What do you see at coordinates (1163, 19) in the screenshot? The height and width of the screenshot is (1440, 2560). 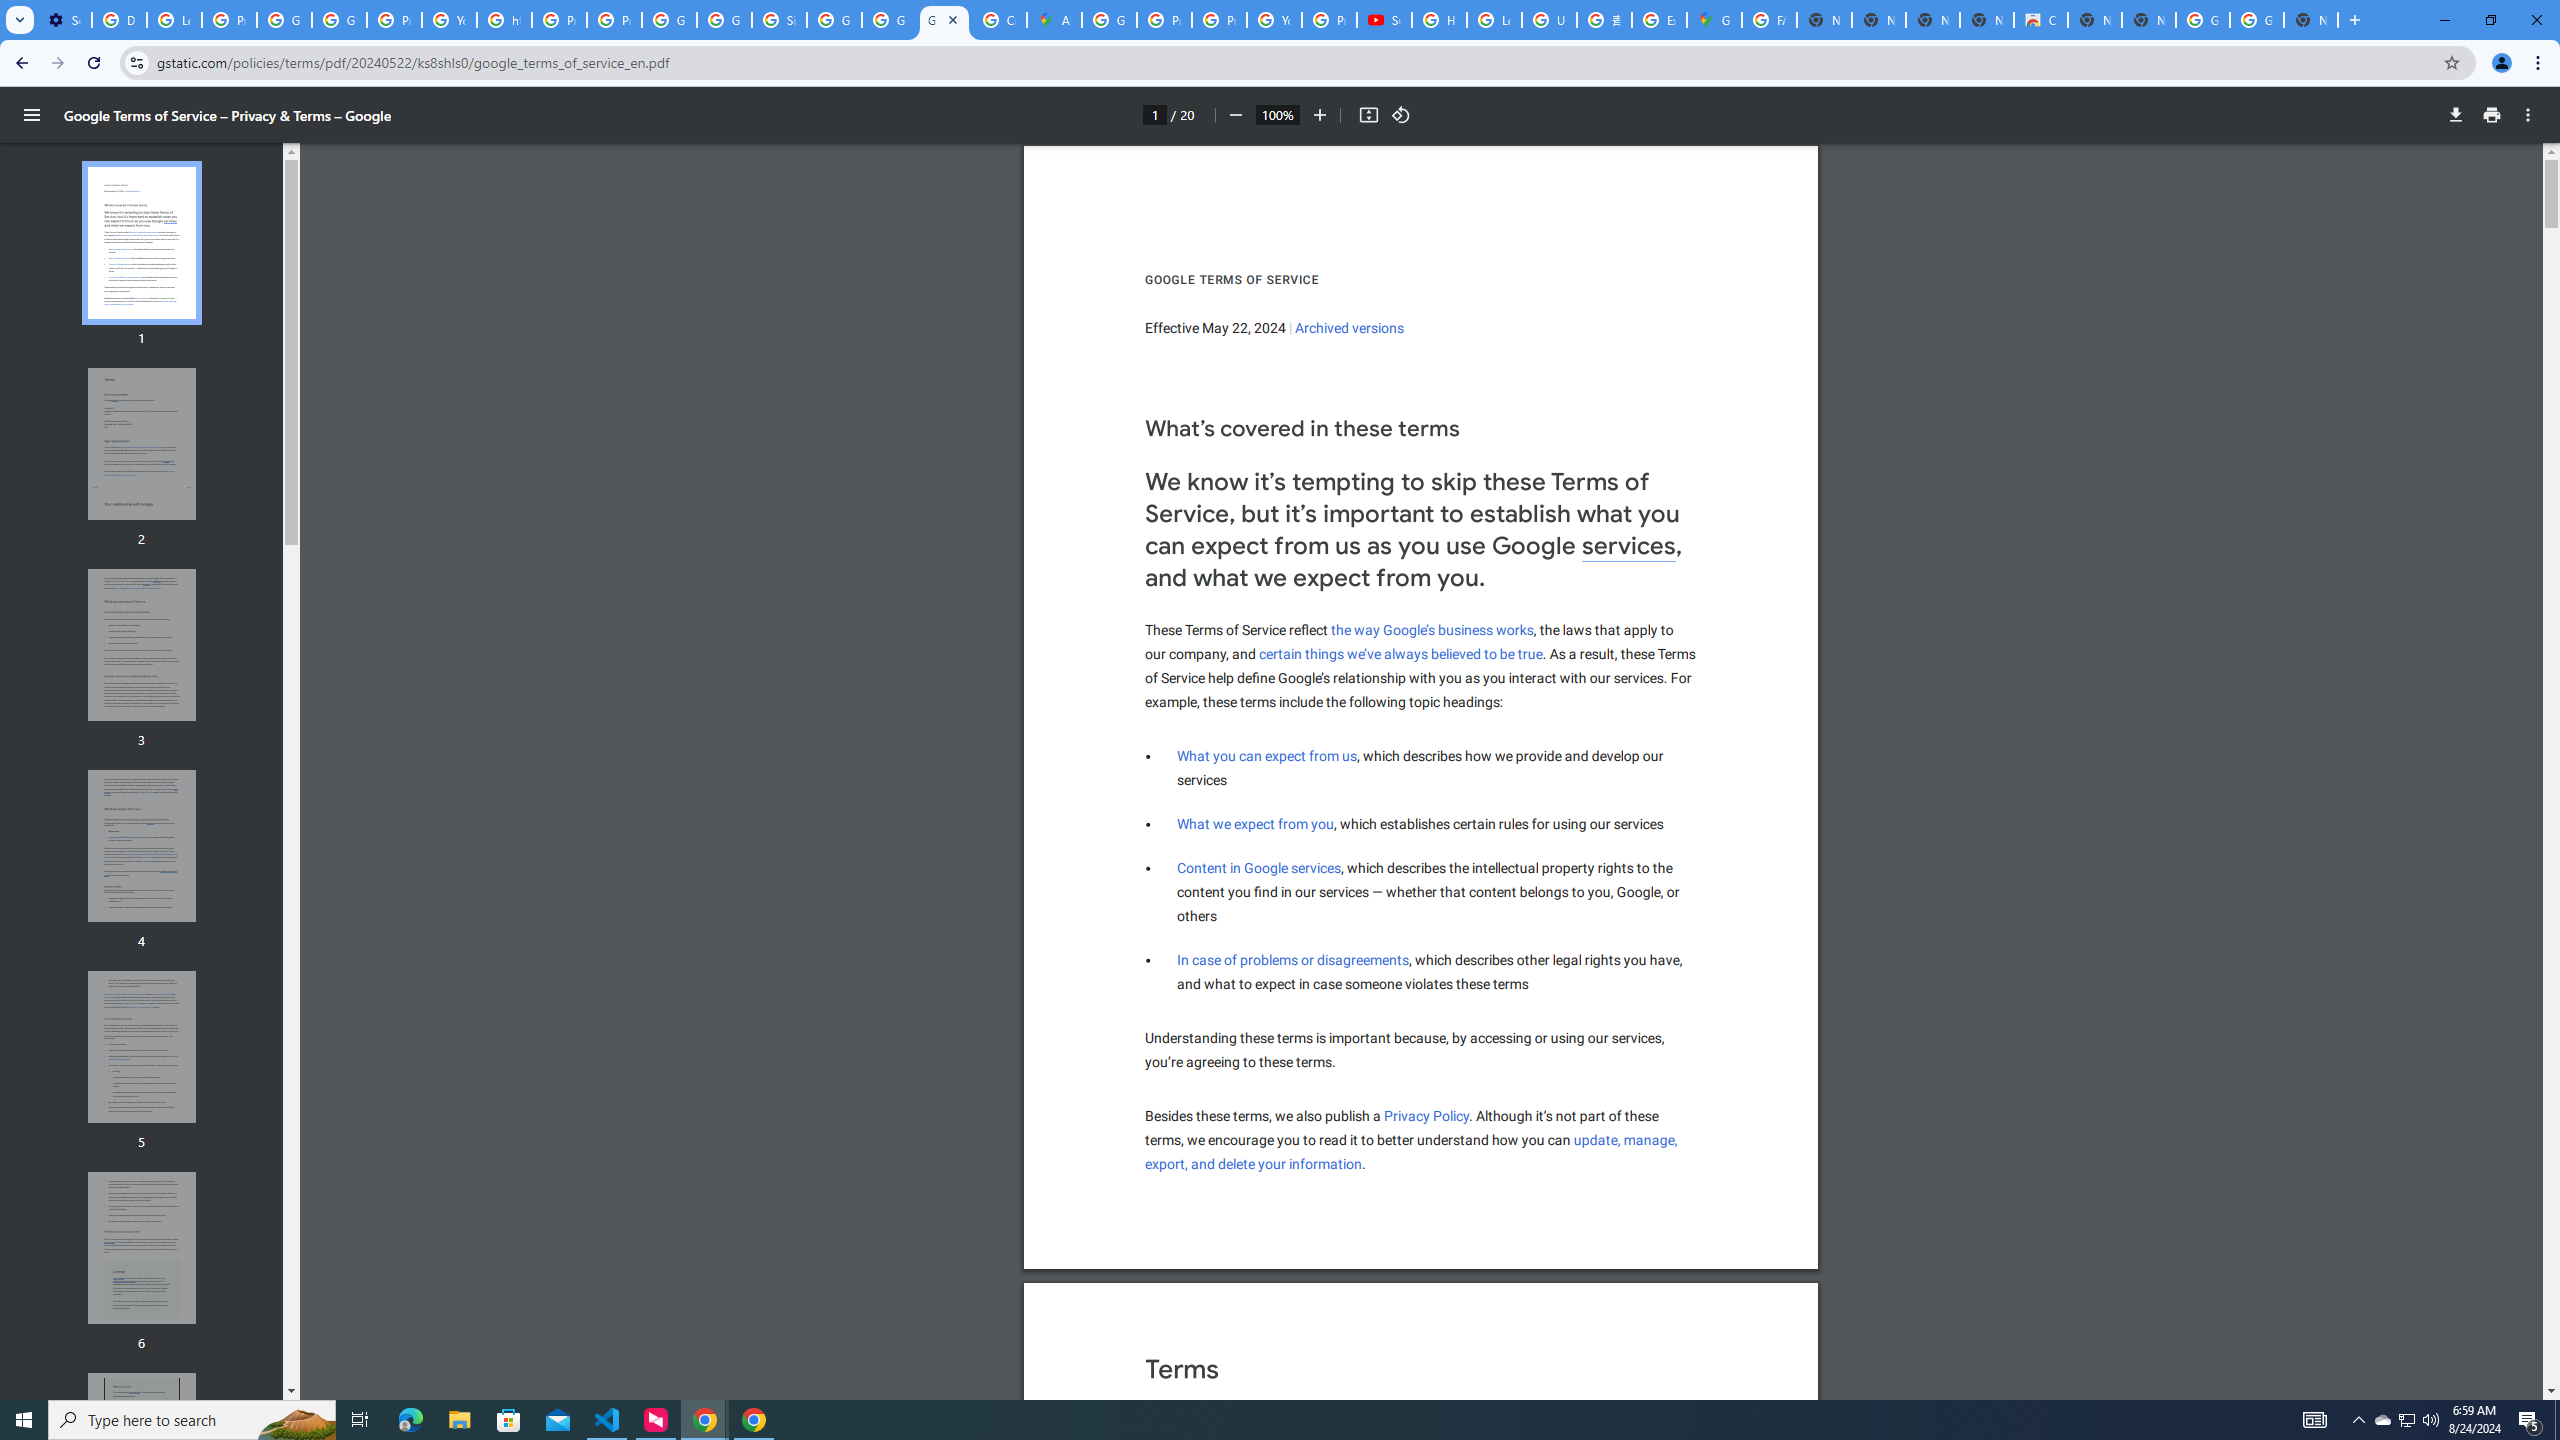 I see `'Privacy Help Center - Policies Help'` at bounding box center [1163, 19].